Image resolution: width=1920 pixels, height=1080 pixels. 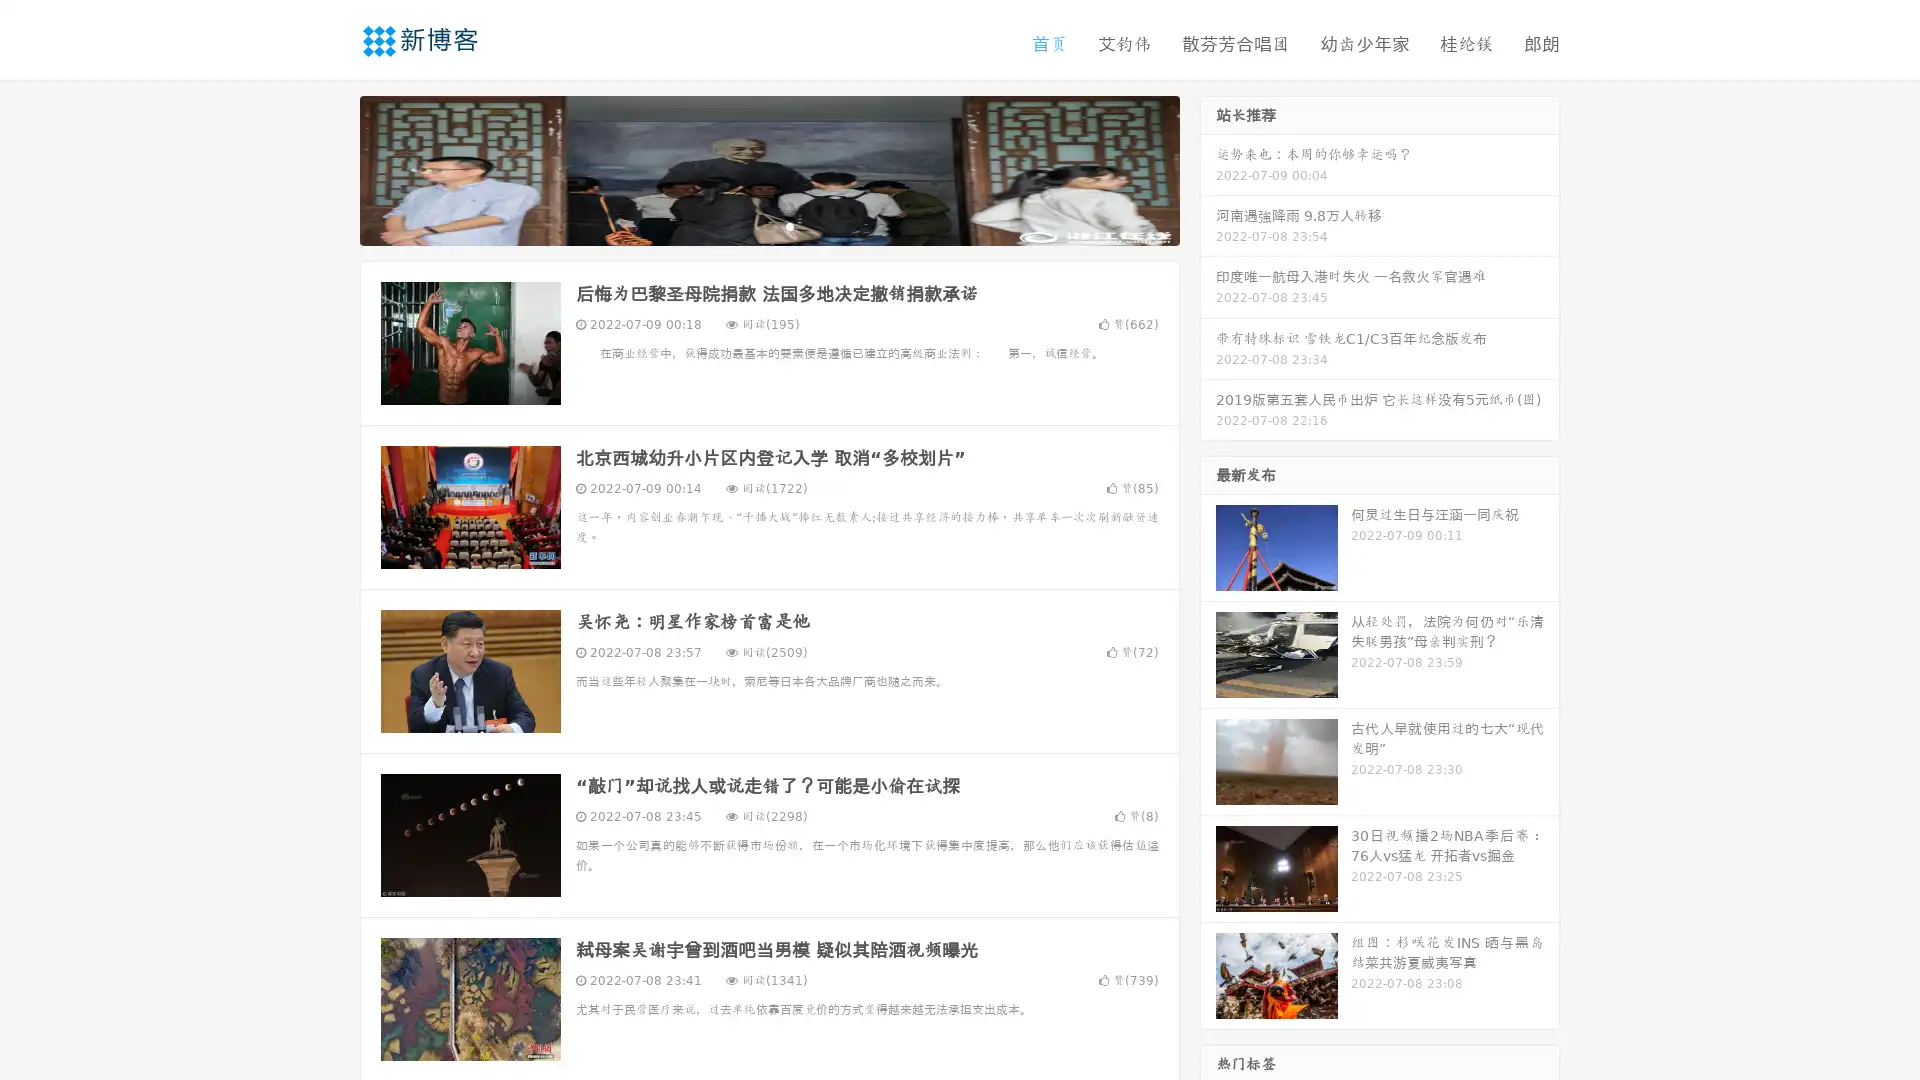 What do you see at coordinates (748, 225) in the screenshot?
I see `Go to slide 1` at bounding box center [748, 225].